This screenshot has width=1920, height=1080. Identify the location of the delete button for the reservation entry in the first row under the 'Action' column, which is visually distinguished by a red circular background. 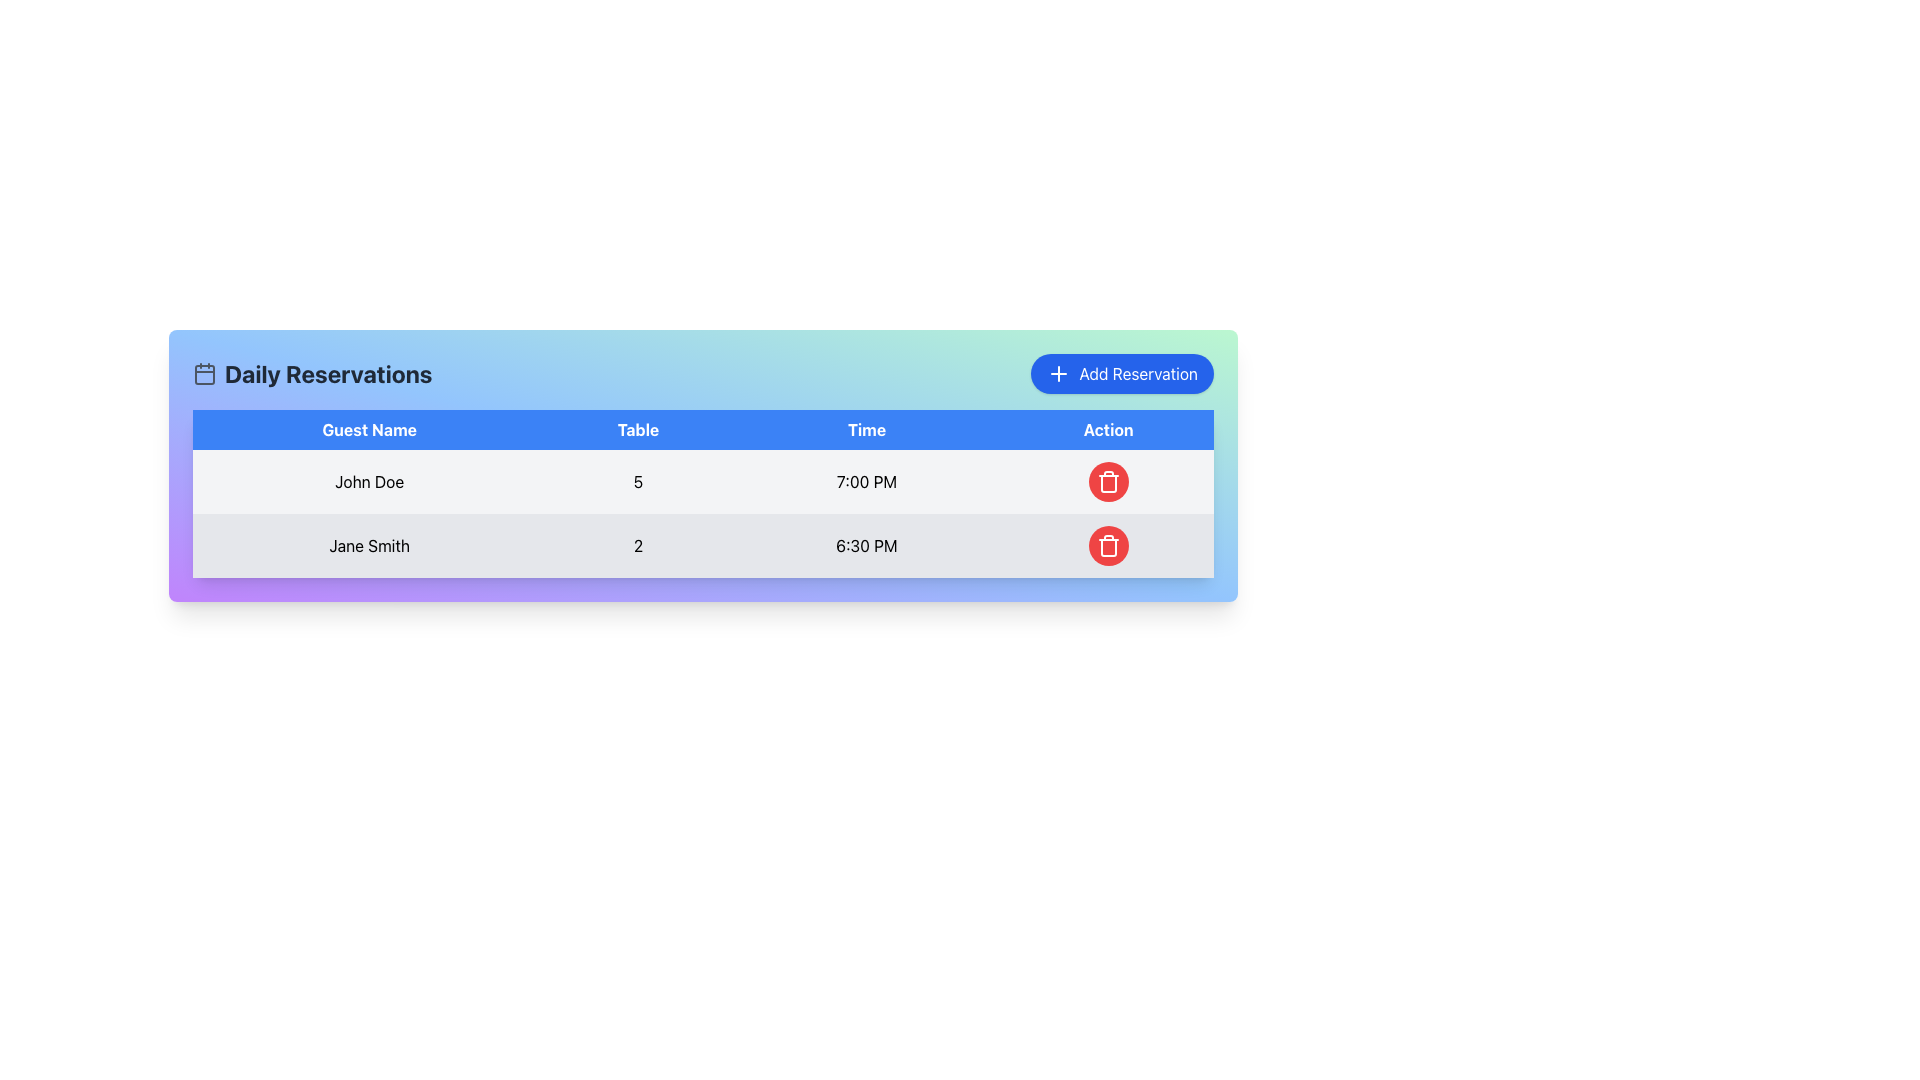
(1107, 482).